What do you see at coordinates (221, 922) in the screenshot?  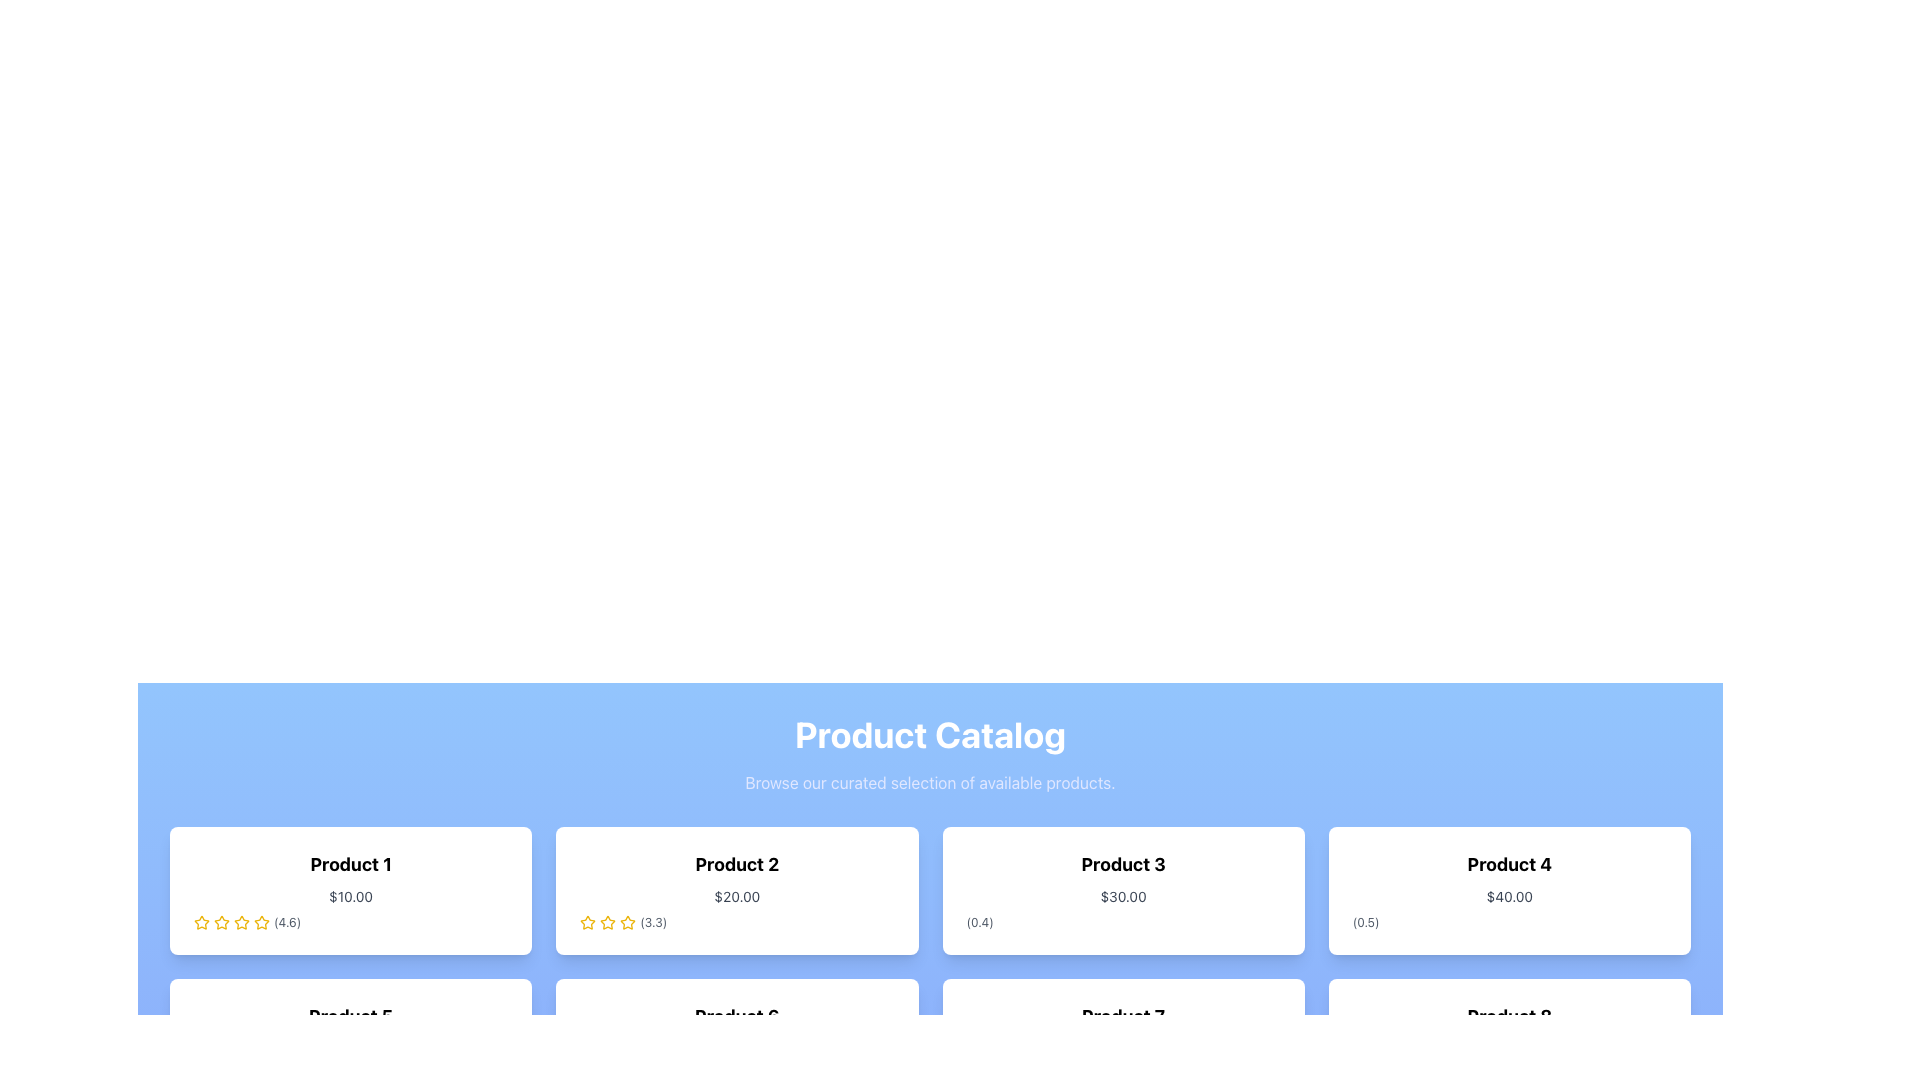 I see `the third star icon with a yellow outline, representing a rating in the 'Product 1' card, located near the rating label '(4.6)'` at bounding box center [221, 922].